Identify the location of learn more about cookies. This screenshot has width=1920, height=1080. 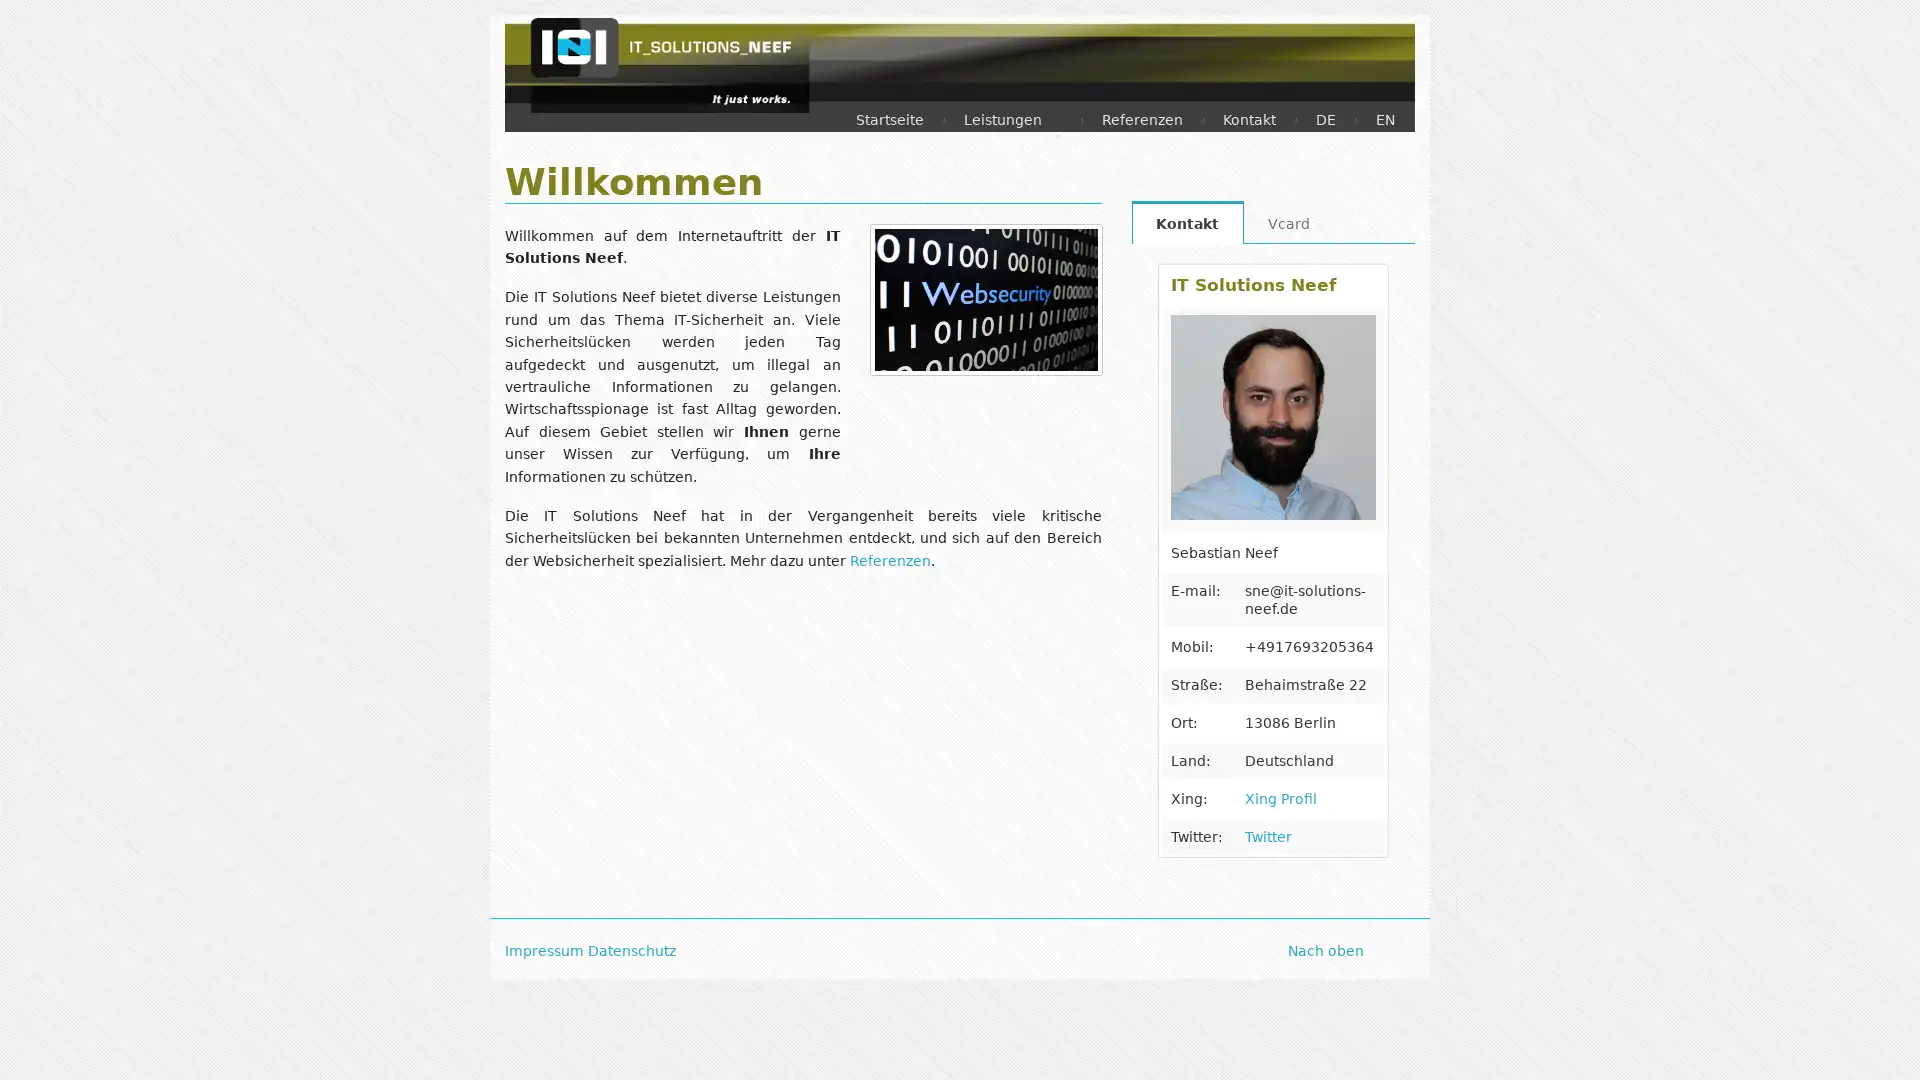
(797, 1043).